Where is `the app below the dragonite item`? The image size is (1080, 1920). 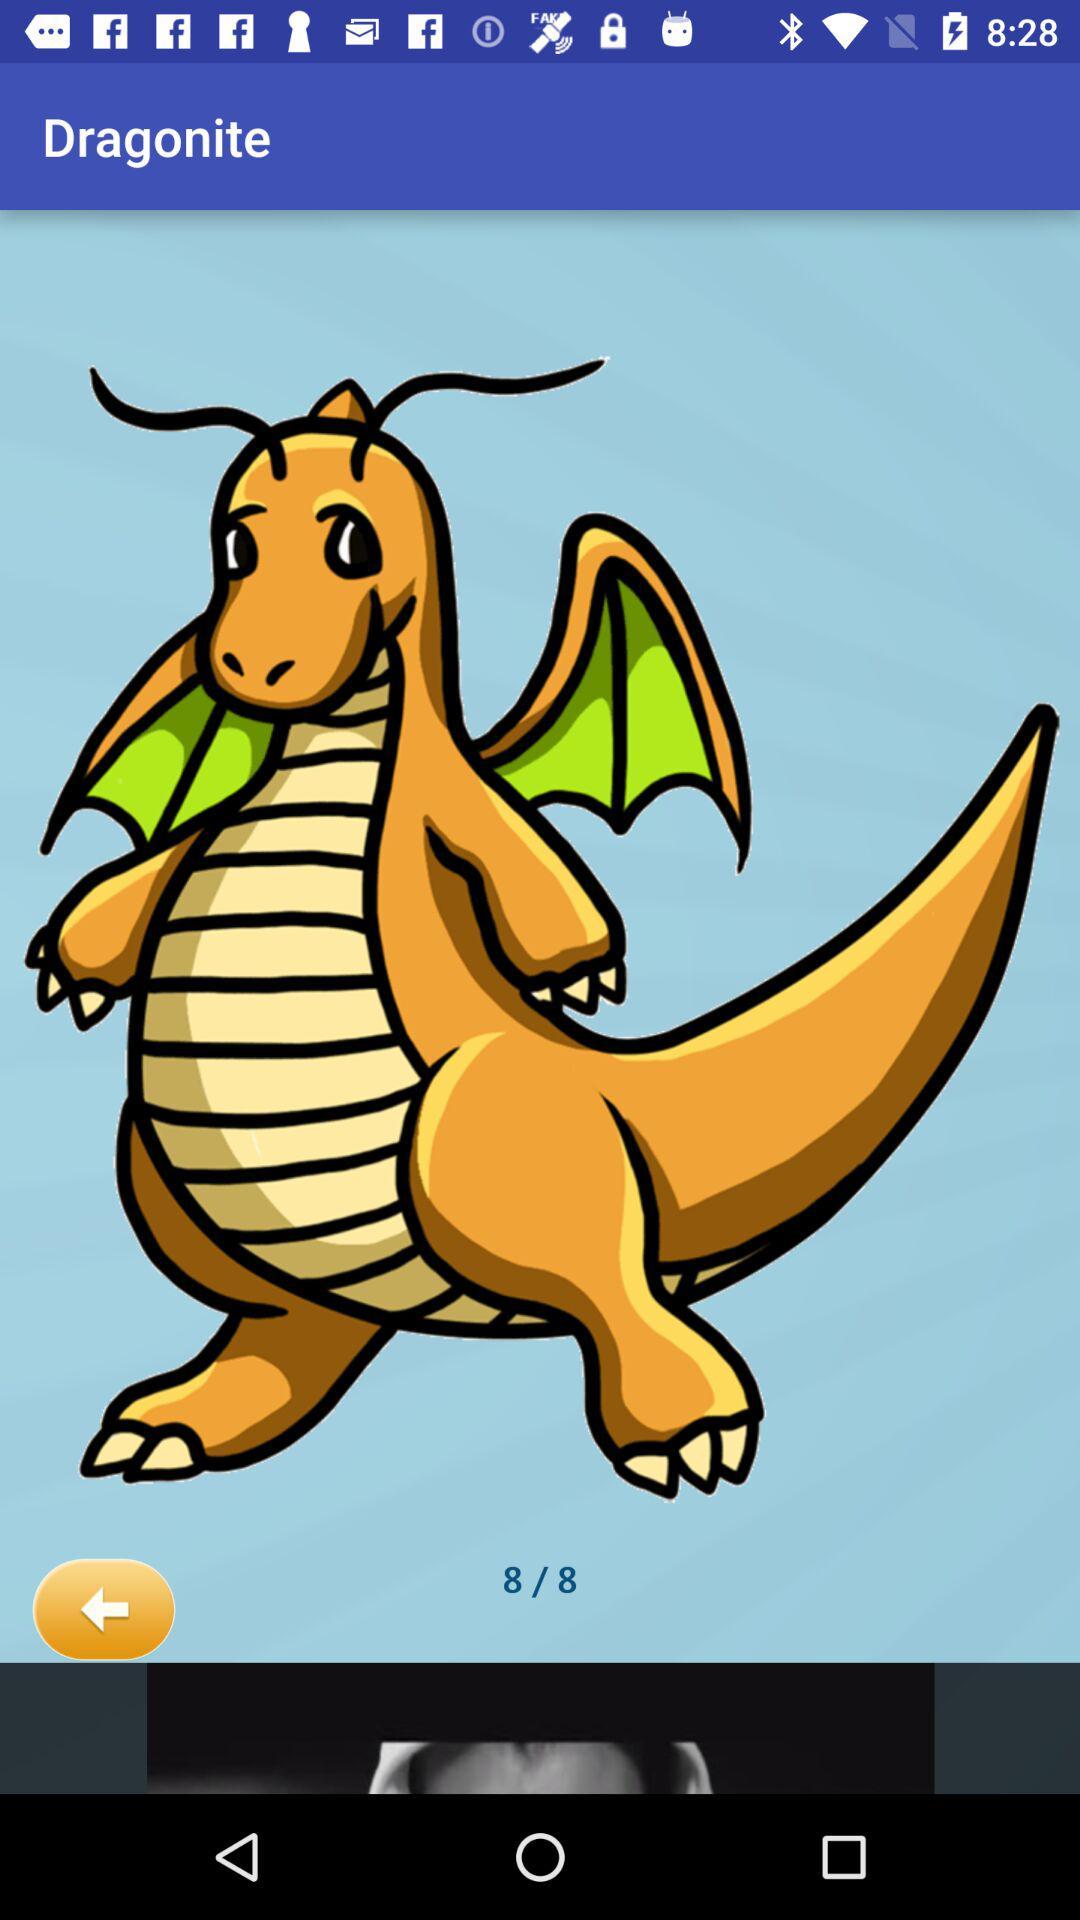 the app below the dragonite item is located at coordinates (103, 1610).